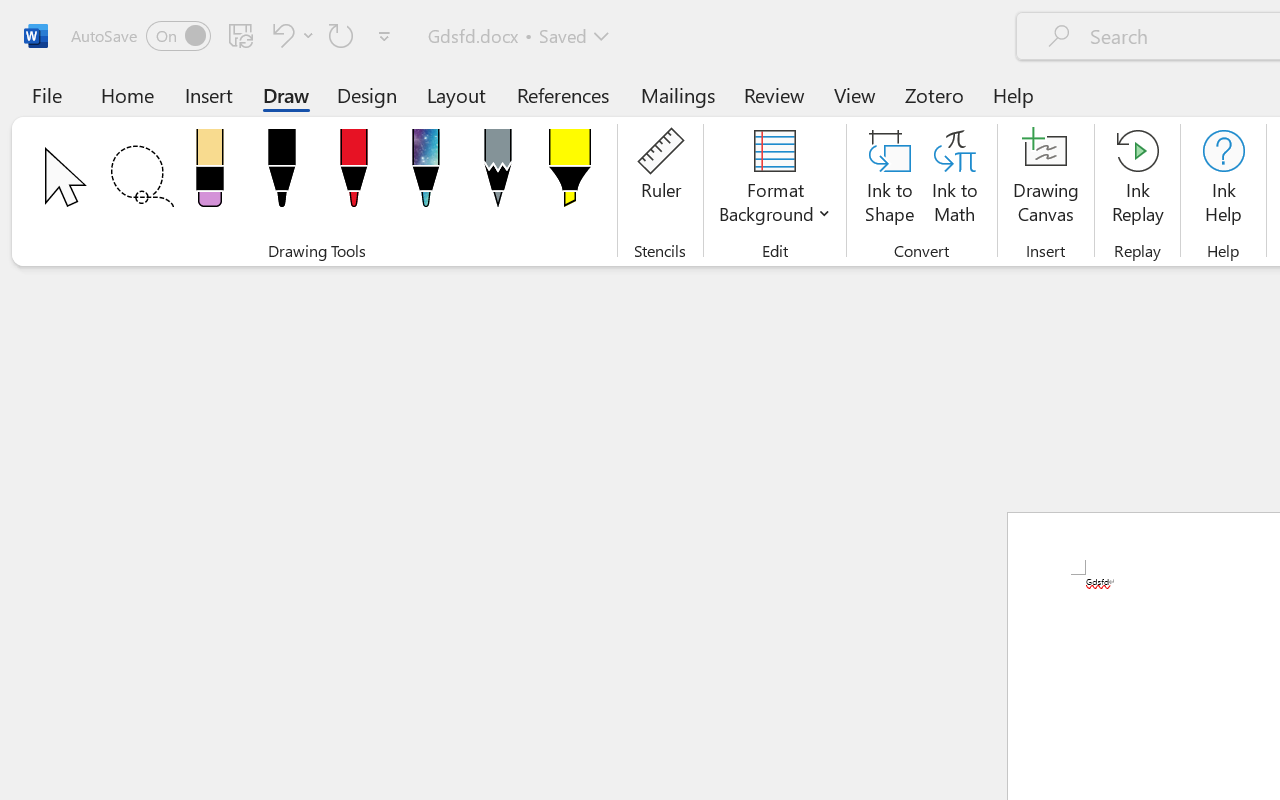 Image resolution: width=1280 pixels, height=800 pixels. I want to click on 'Pencil: Gray, 1 mm', so click(497, 173).